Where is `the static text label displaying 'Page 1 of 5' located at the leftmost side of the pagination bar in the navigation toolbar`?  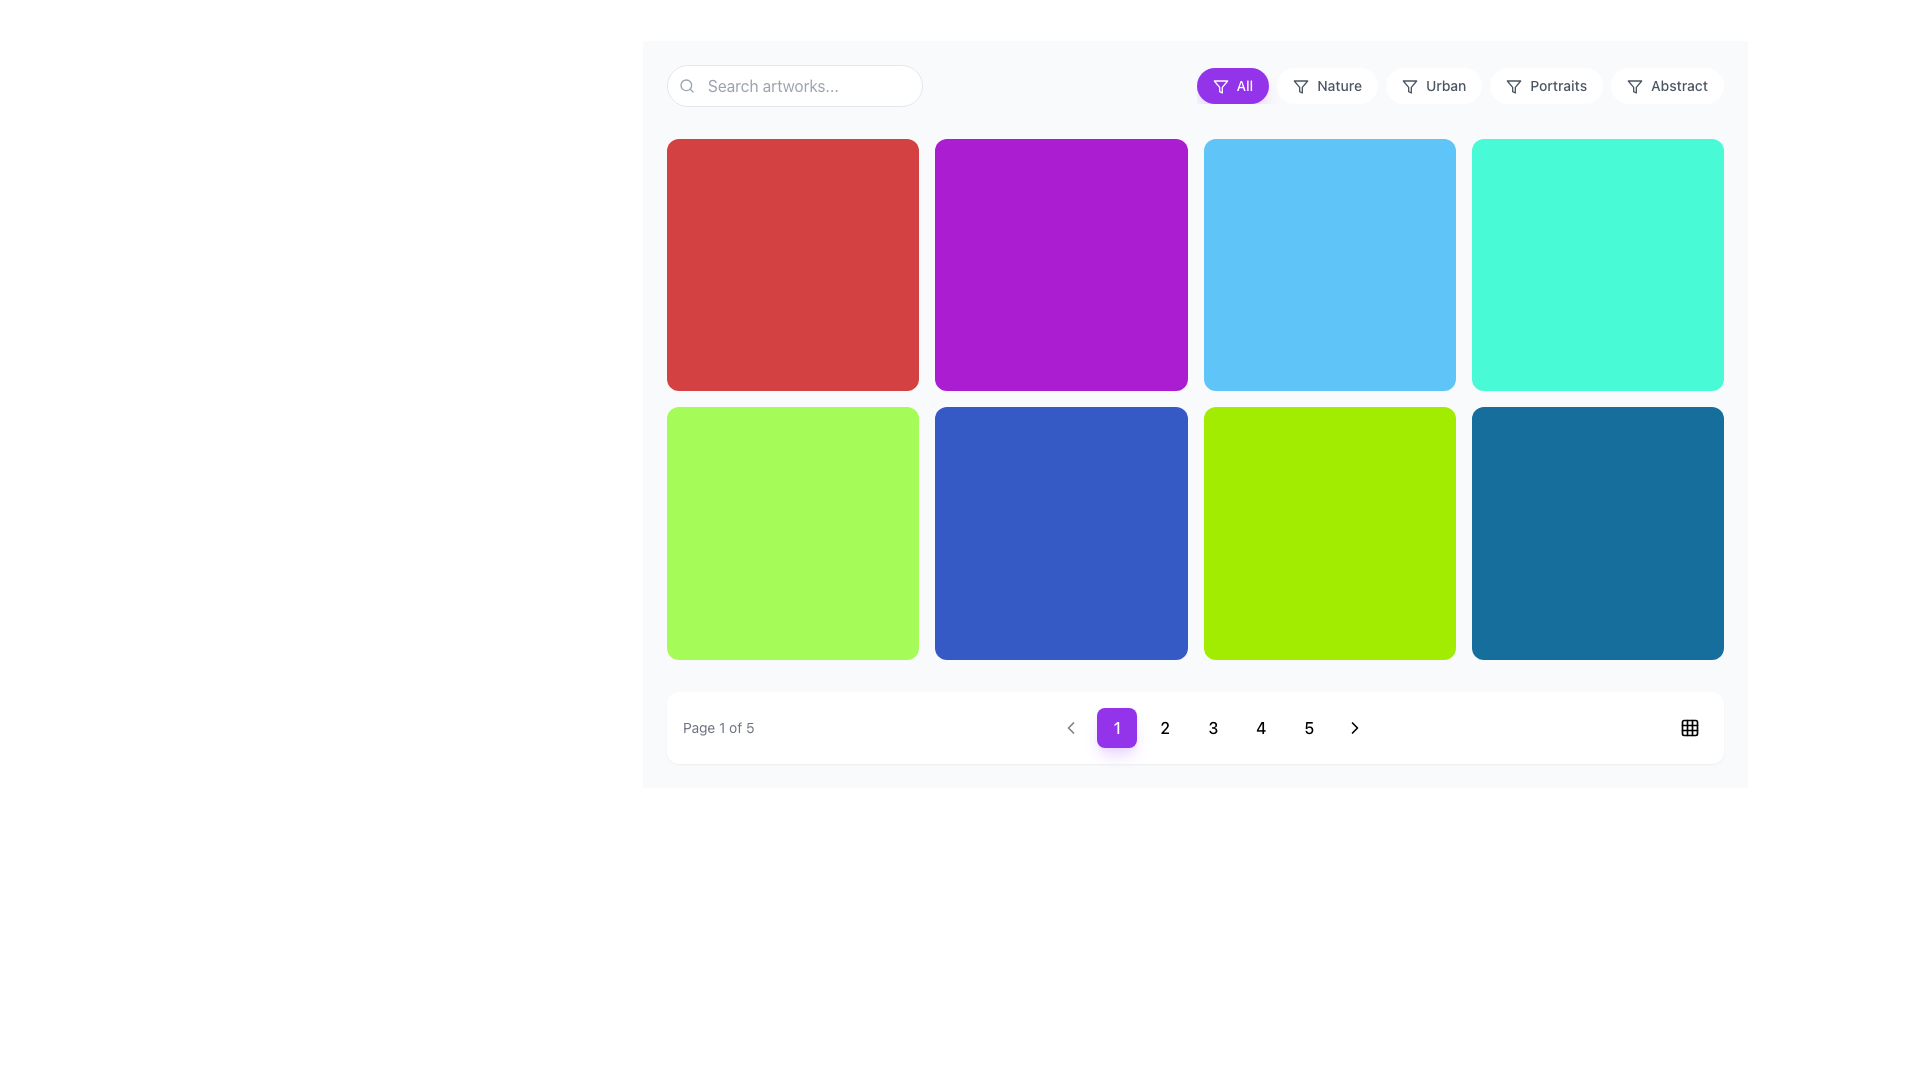 the static text label displaying 'Page 1 of 5' located at the leftmost side of the pagination bar in the navigation toolbar is located at coordinates (718, 727).